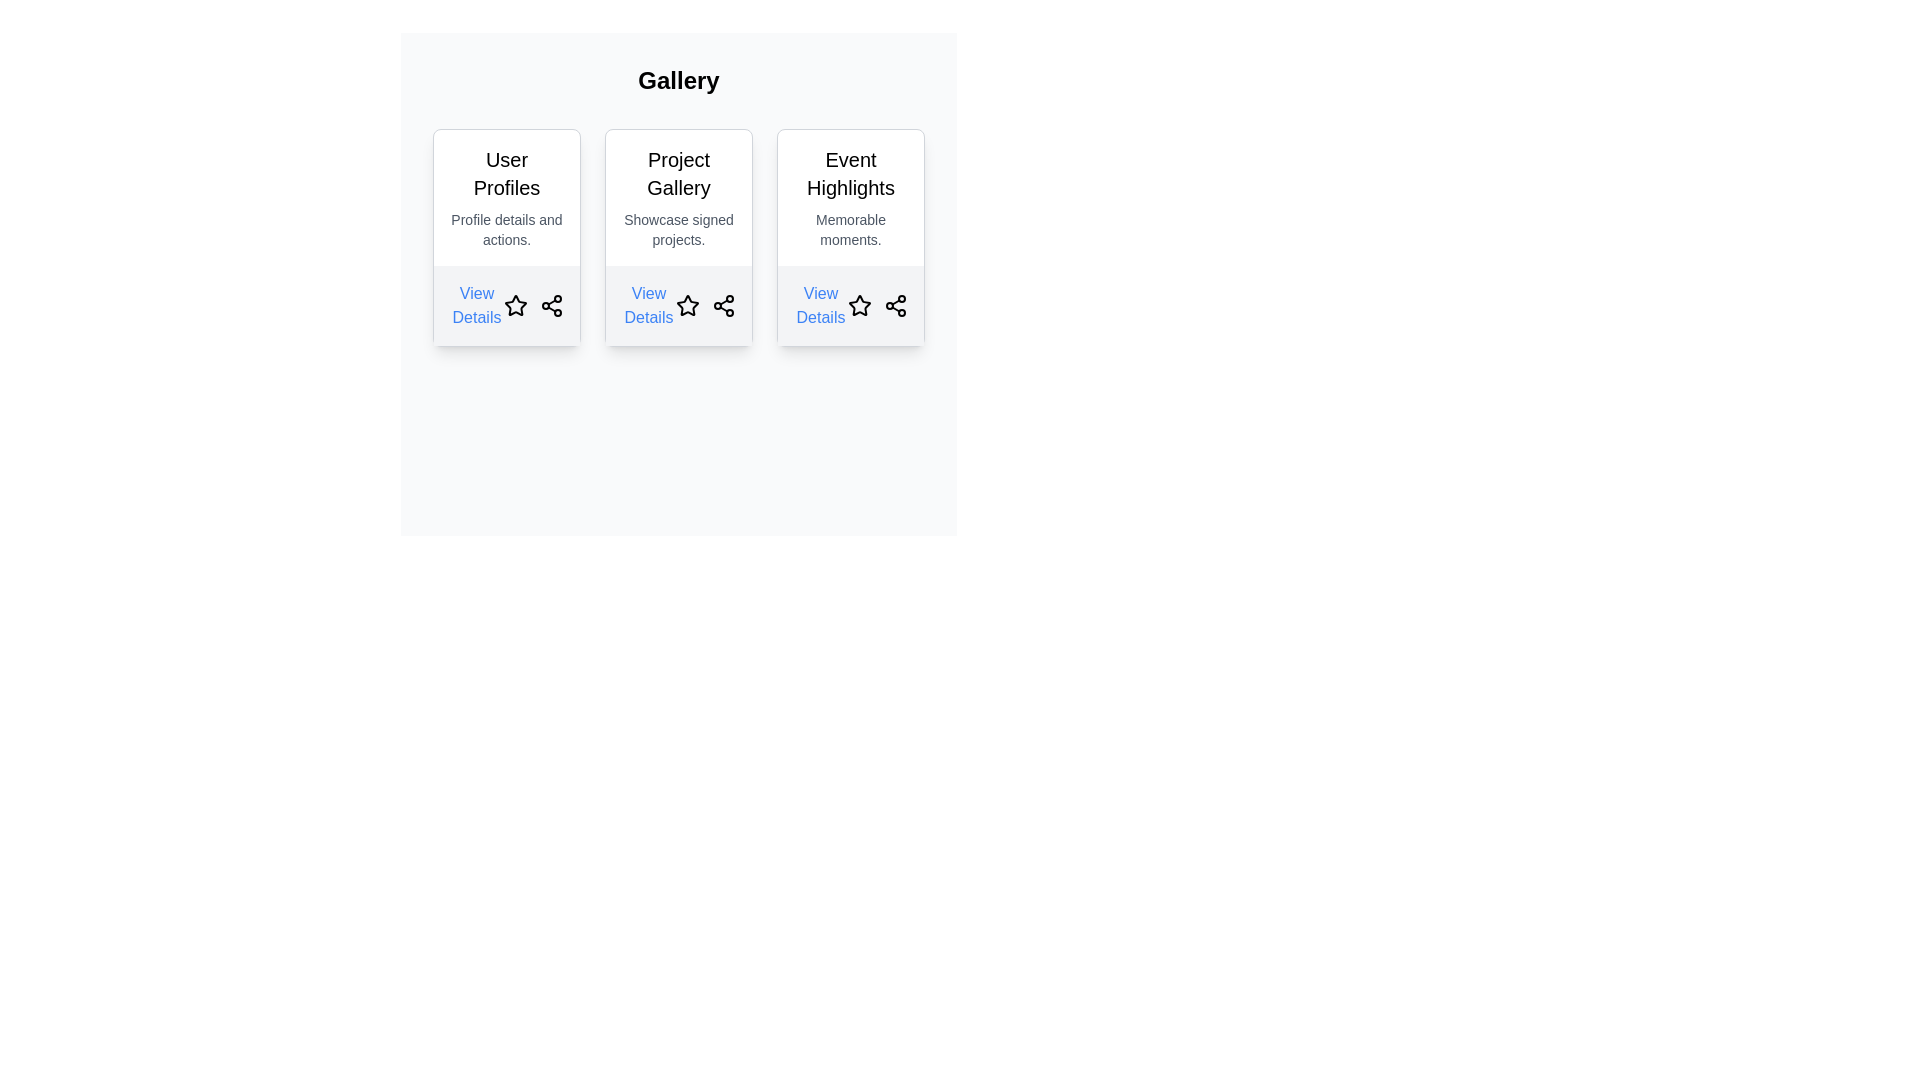 This screenshot has width=1920, height=1080. Describe the element at coordinates (552, 305) in the screenshot. I see `the share icon located at the bottom of the 'User Profiles' card, which is the second element in a row of interactive elements, positioned to the immediate right of the star icon` at that location.